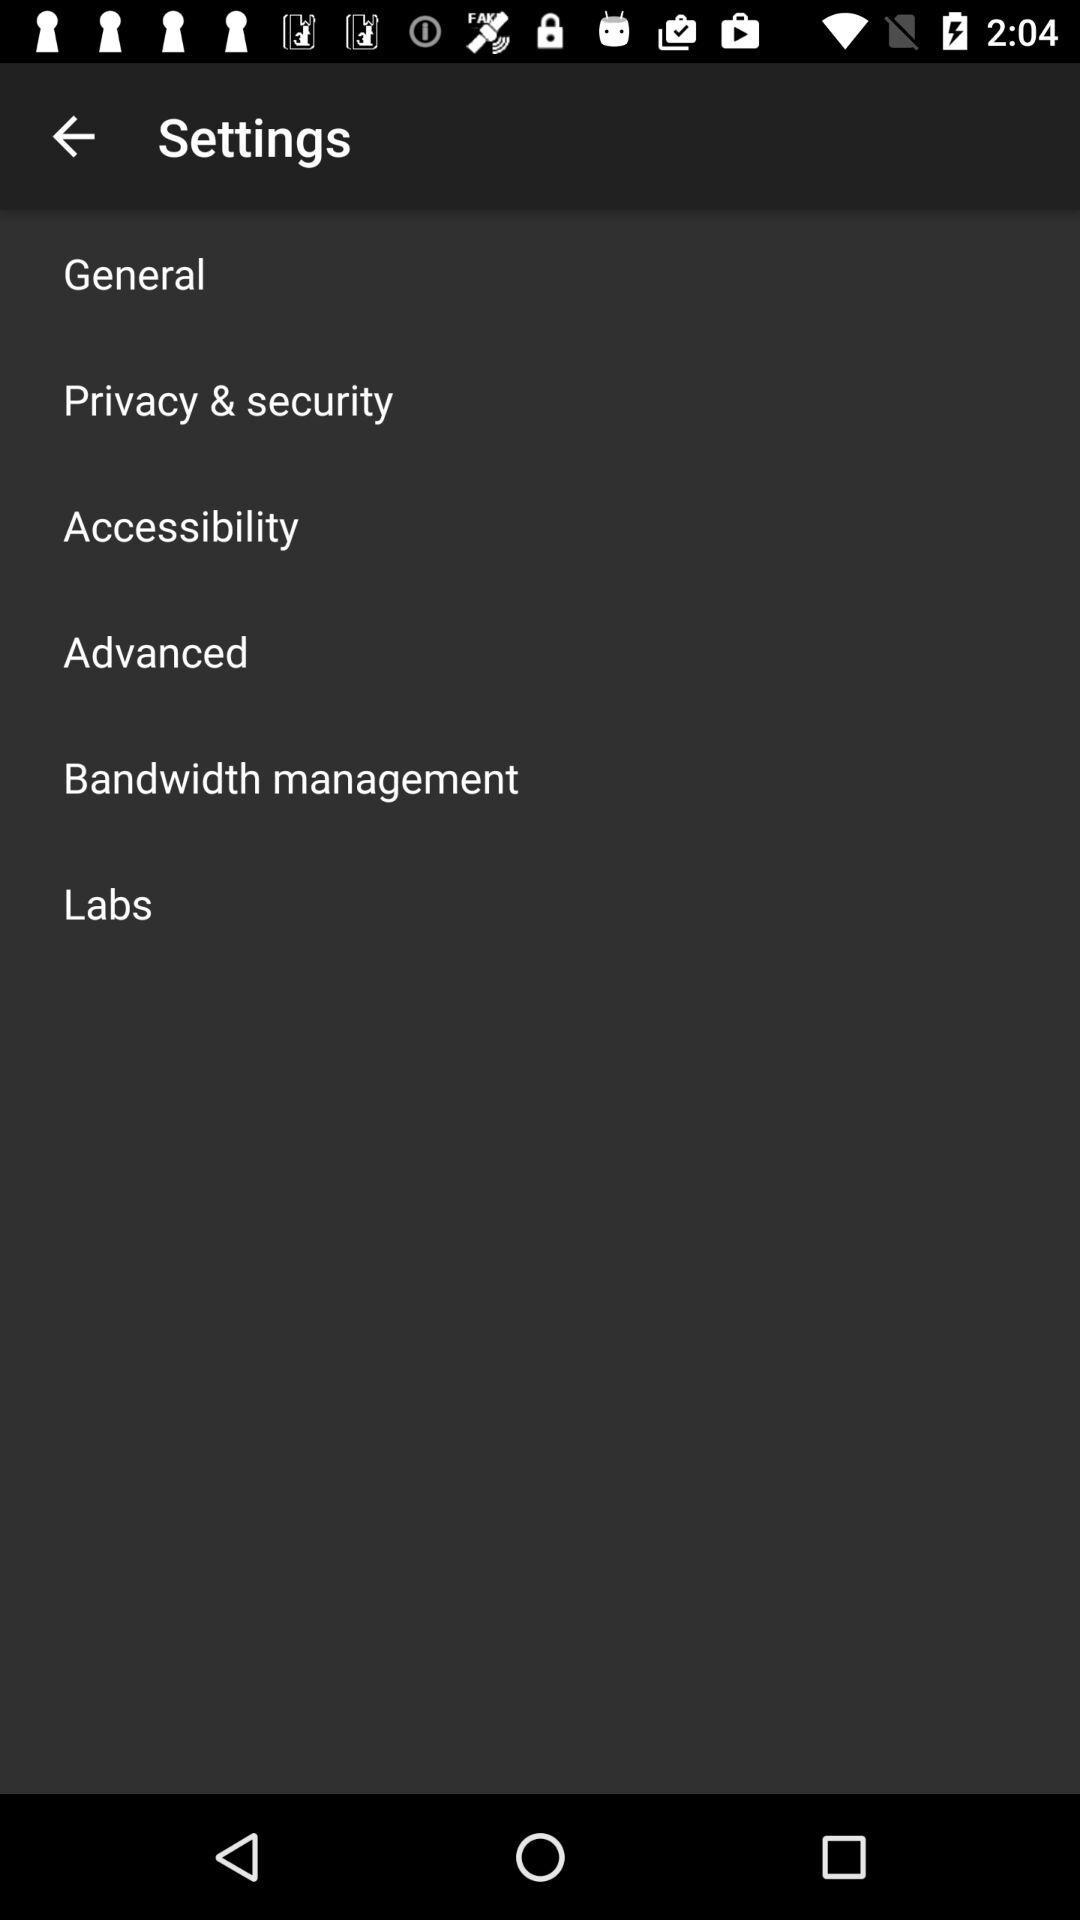 The image size is (1080, 1920). Describe the element at coordinates (108, 901) in the screenshot. I see `labs item` at that location.